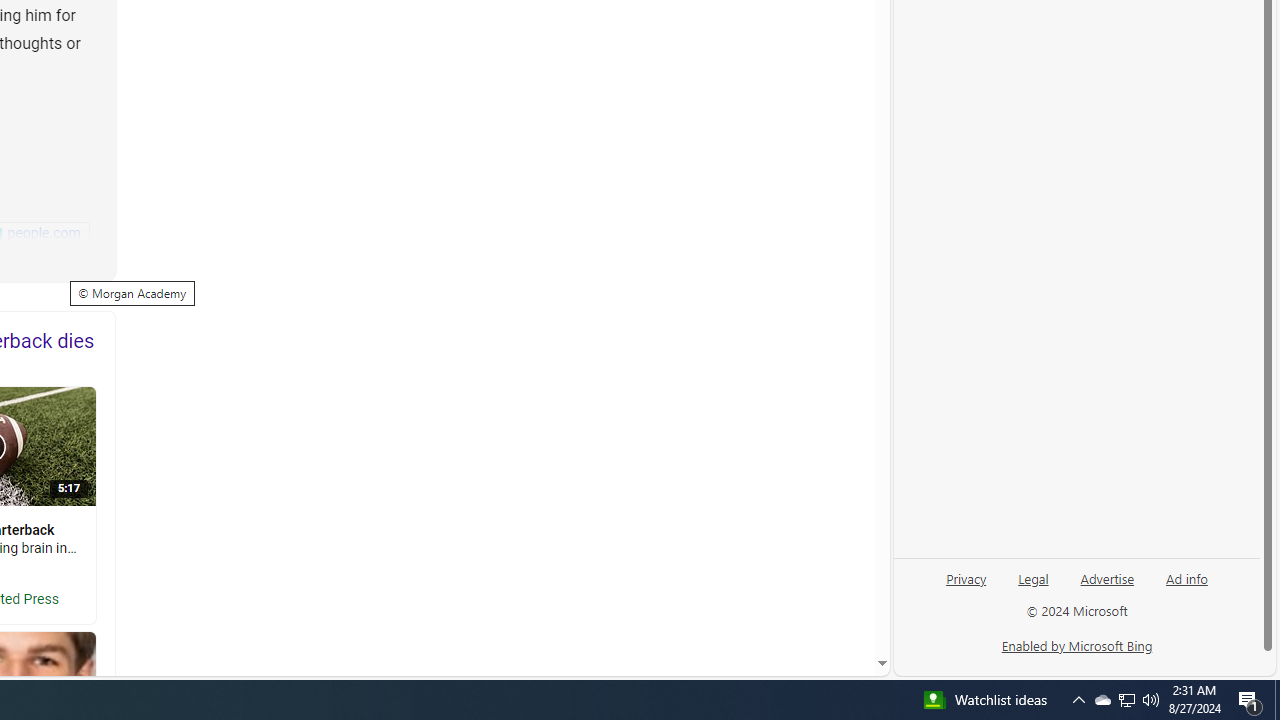  I want to click on 'AutomationID: mfa_root', so click(807, 602).